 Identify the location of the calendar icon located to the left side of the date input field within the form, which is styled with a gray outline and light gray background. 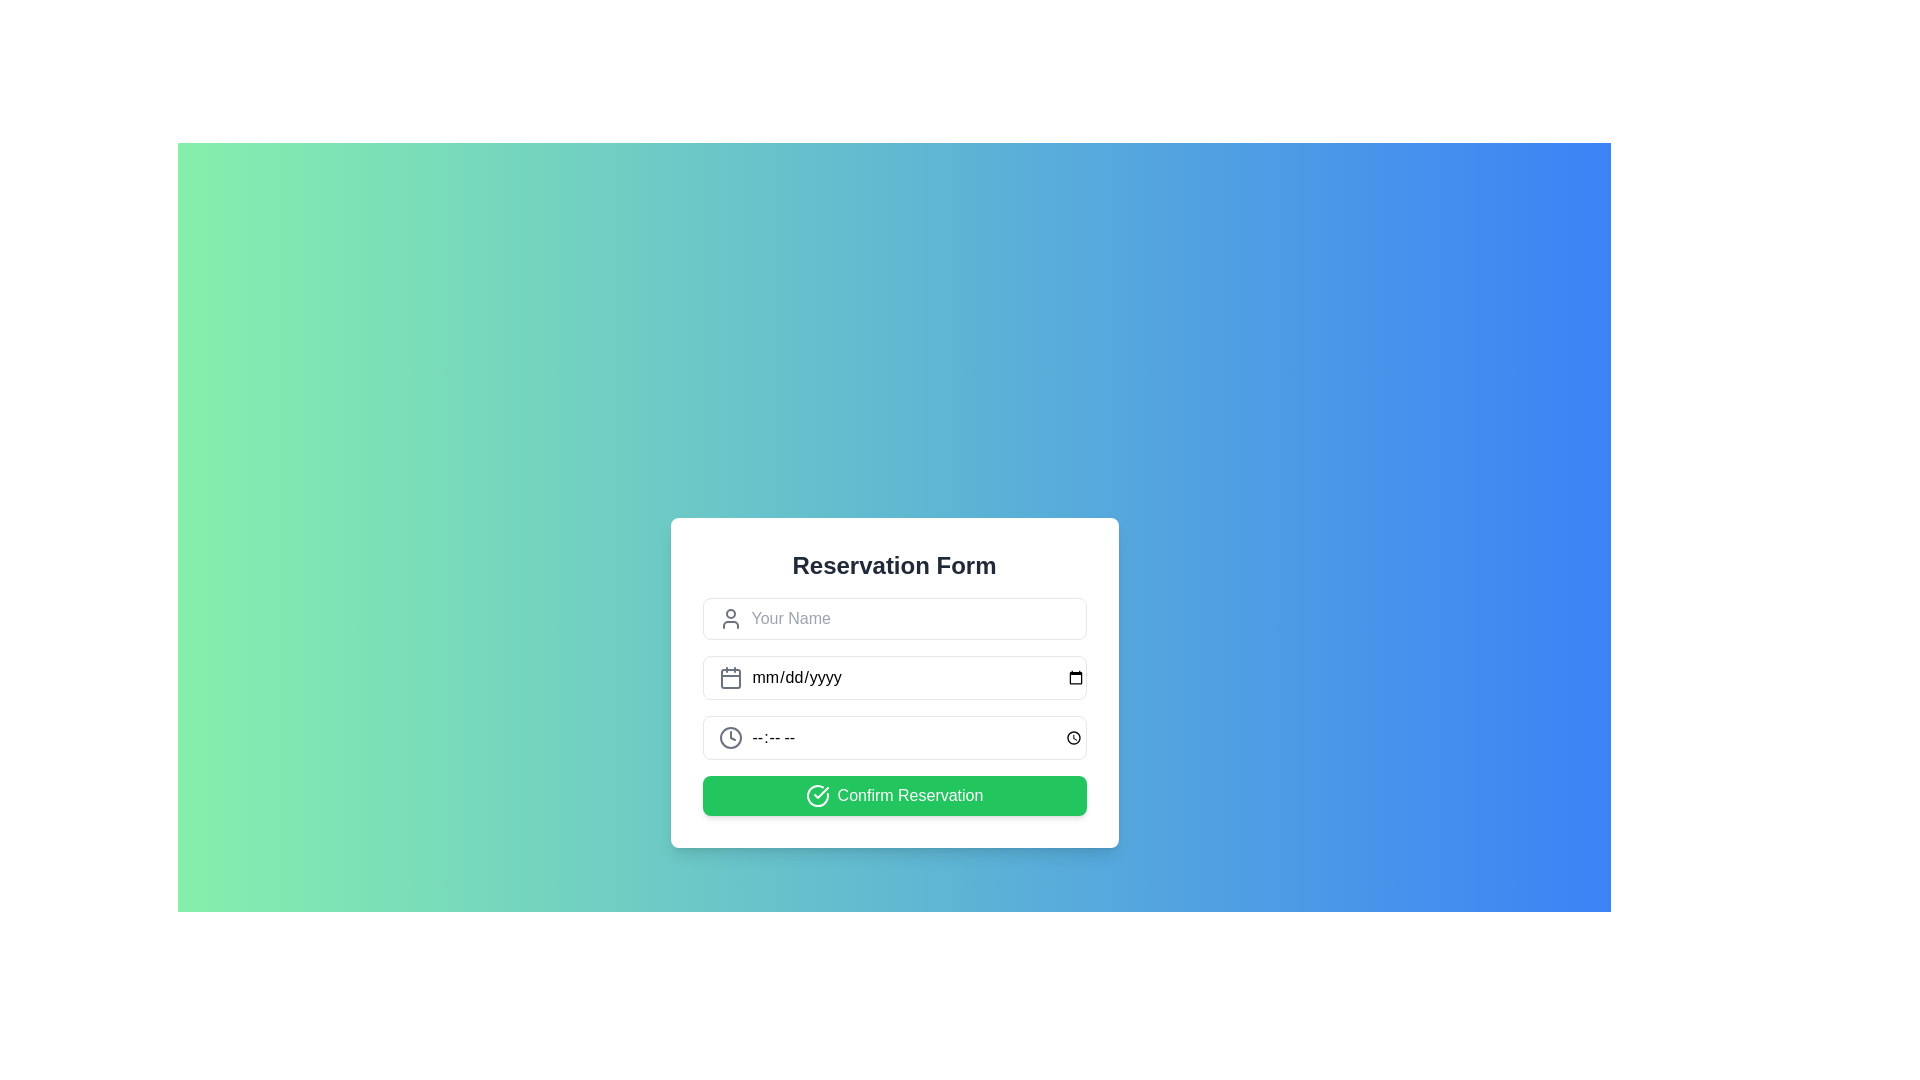
(729, 677).